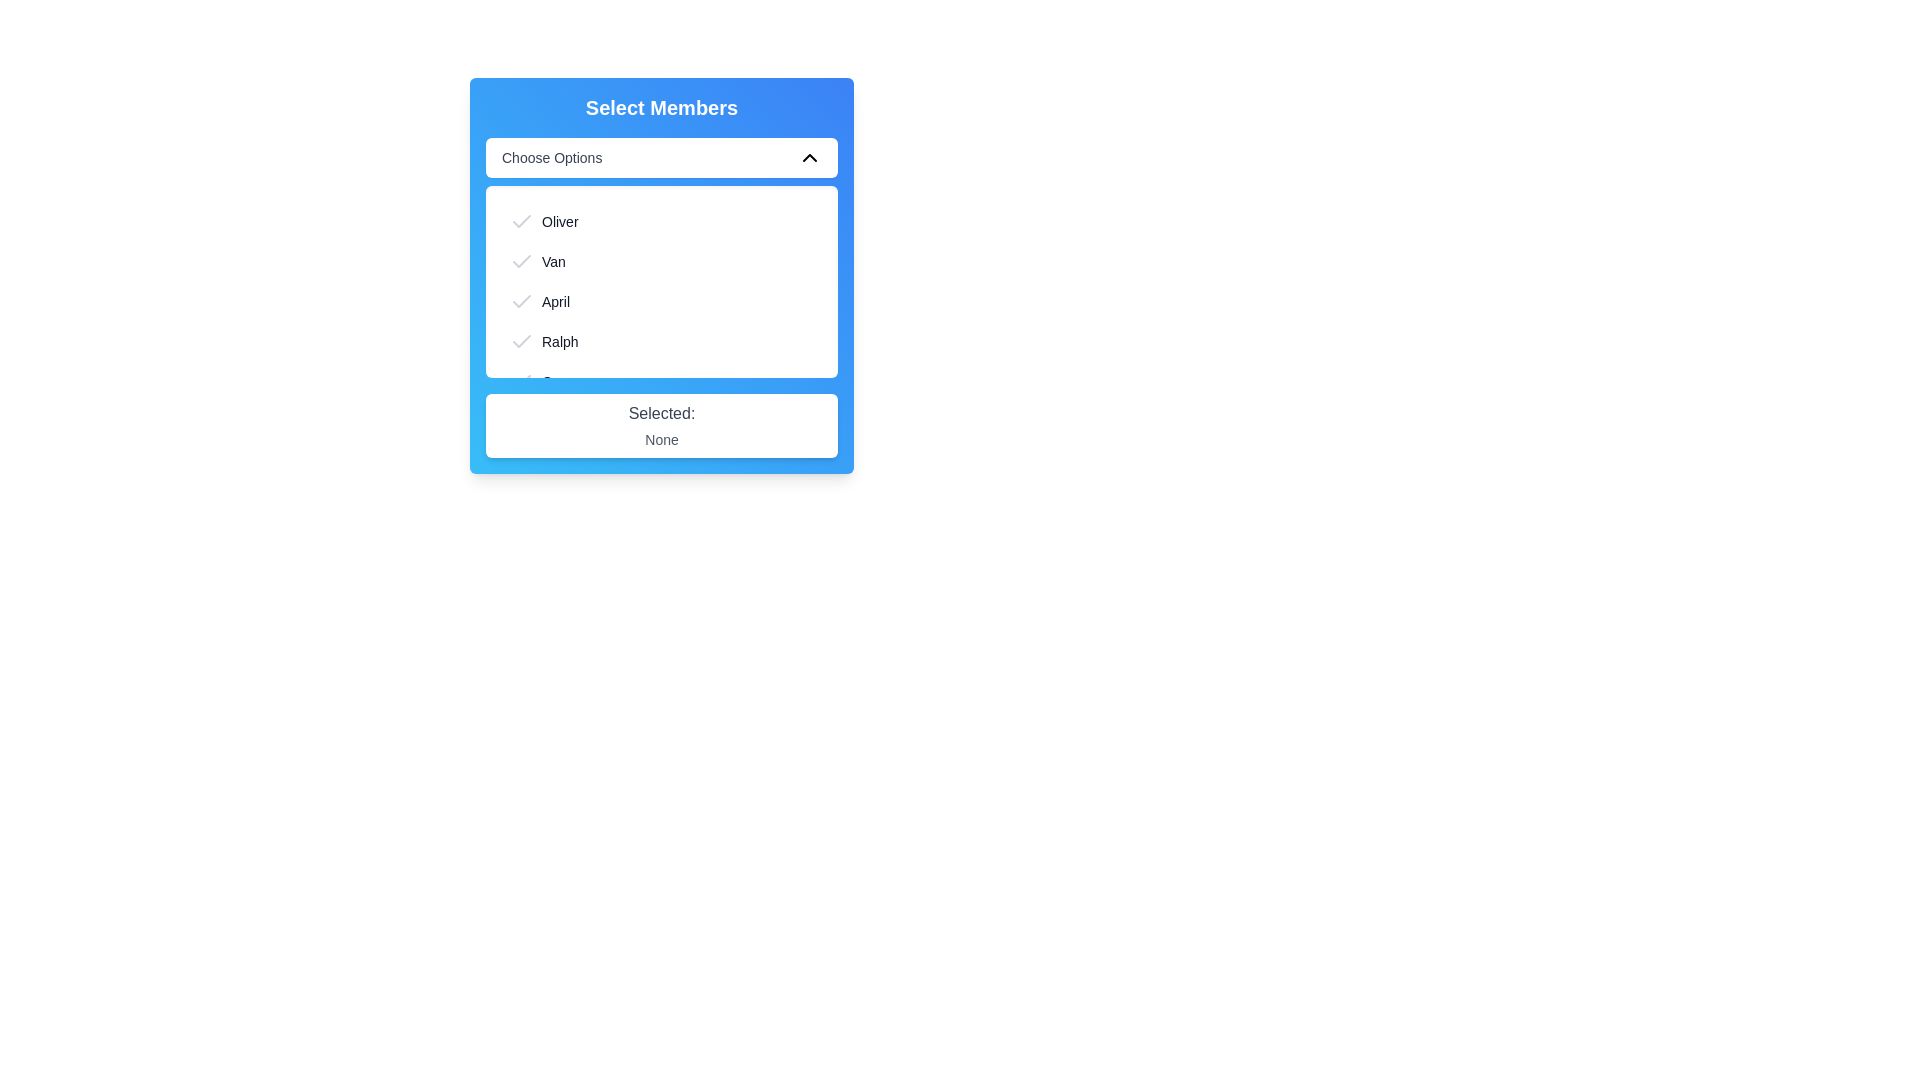  Describe the element at coordinates (662, 381) in the screenshot. I see `the interactive list item labeled 'Omar'` at that location.